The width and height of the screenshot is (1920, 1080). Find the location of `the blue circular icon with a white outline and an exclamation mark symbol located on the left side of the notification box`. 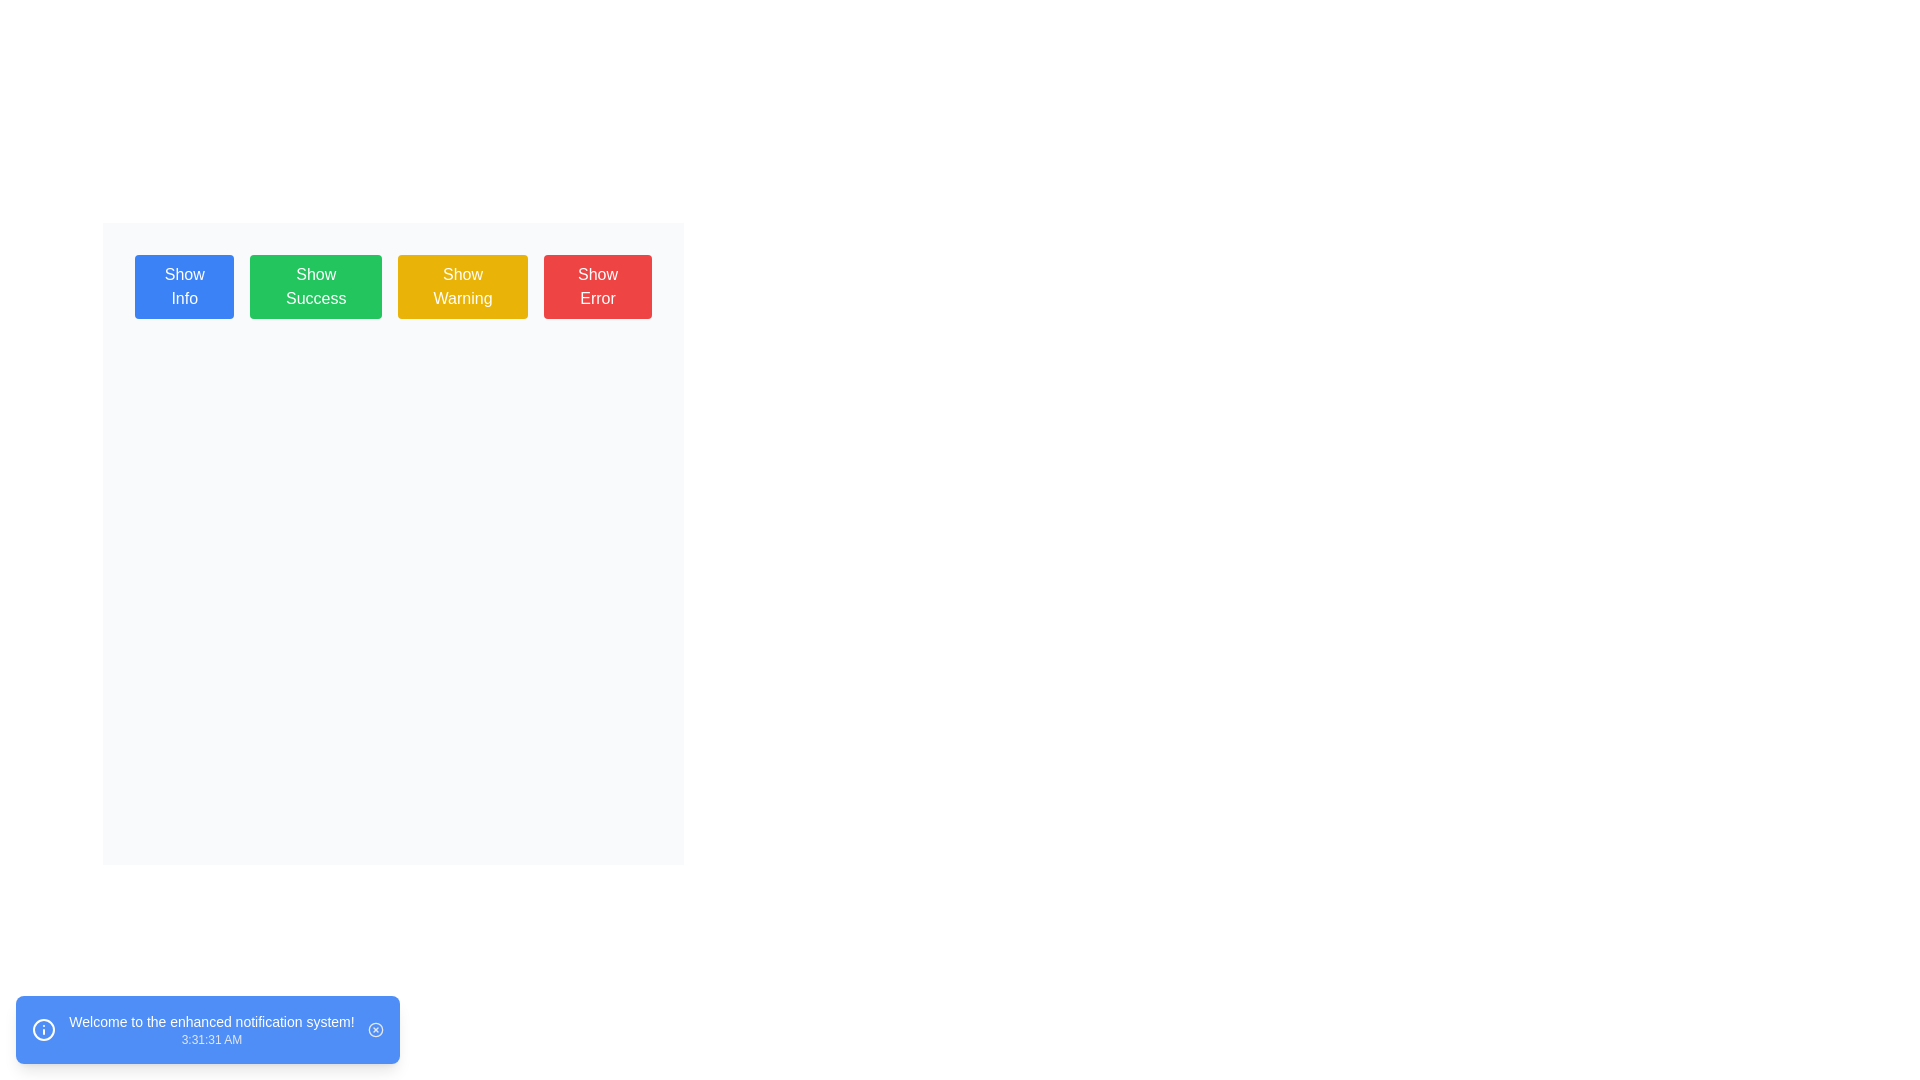

the blue circular icon with a white outline and an exclamation mark symbol located on the left side of the notification box is located at coordinates (43, 1029).